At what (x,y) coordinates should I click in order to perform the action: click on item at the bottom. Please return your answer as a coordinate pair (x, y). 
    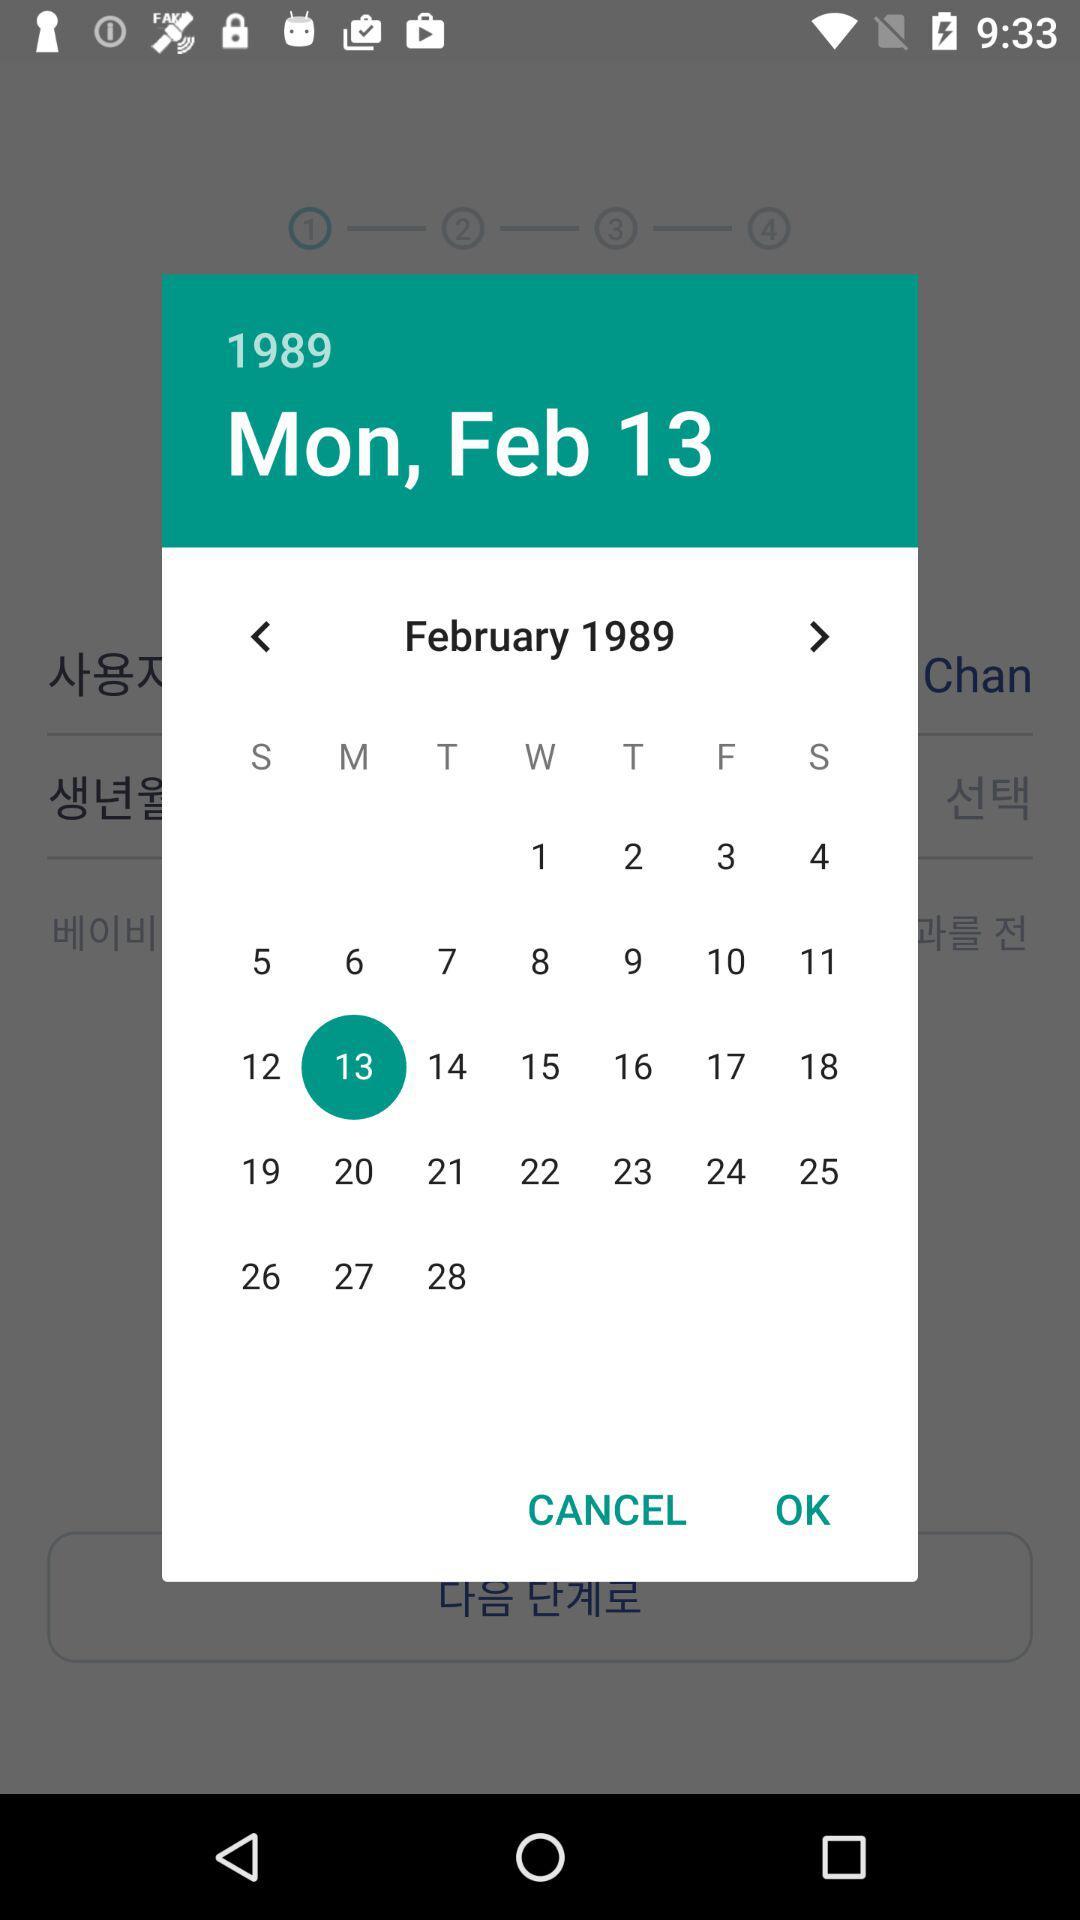
    Looking at the image, I should click on (606, 1508).